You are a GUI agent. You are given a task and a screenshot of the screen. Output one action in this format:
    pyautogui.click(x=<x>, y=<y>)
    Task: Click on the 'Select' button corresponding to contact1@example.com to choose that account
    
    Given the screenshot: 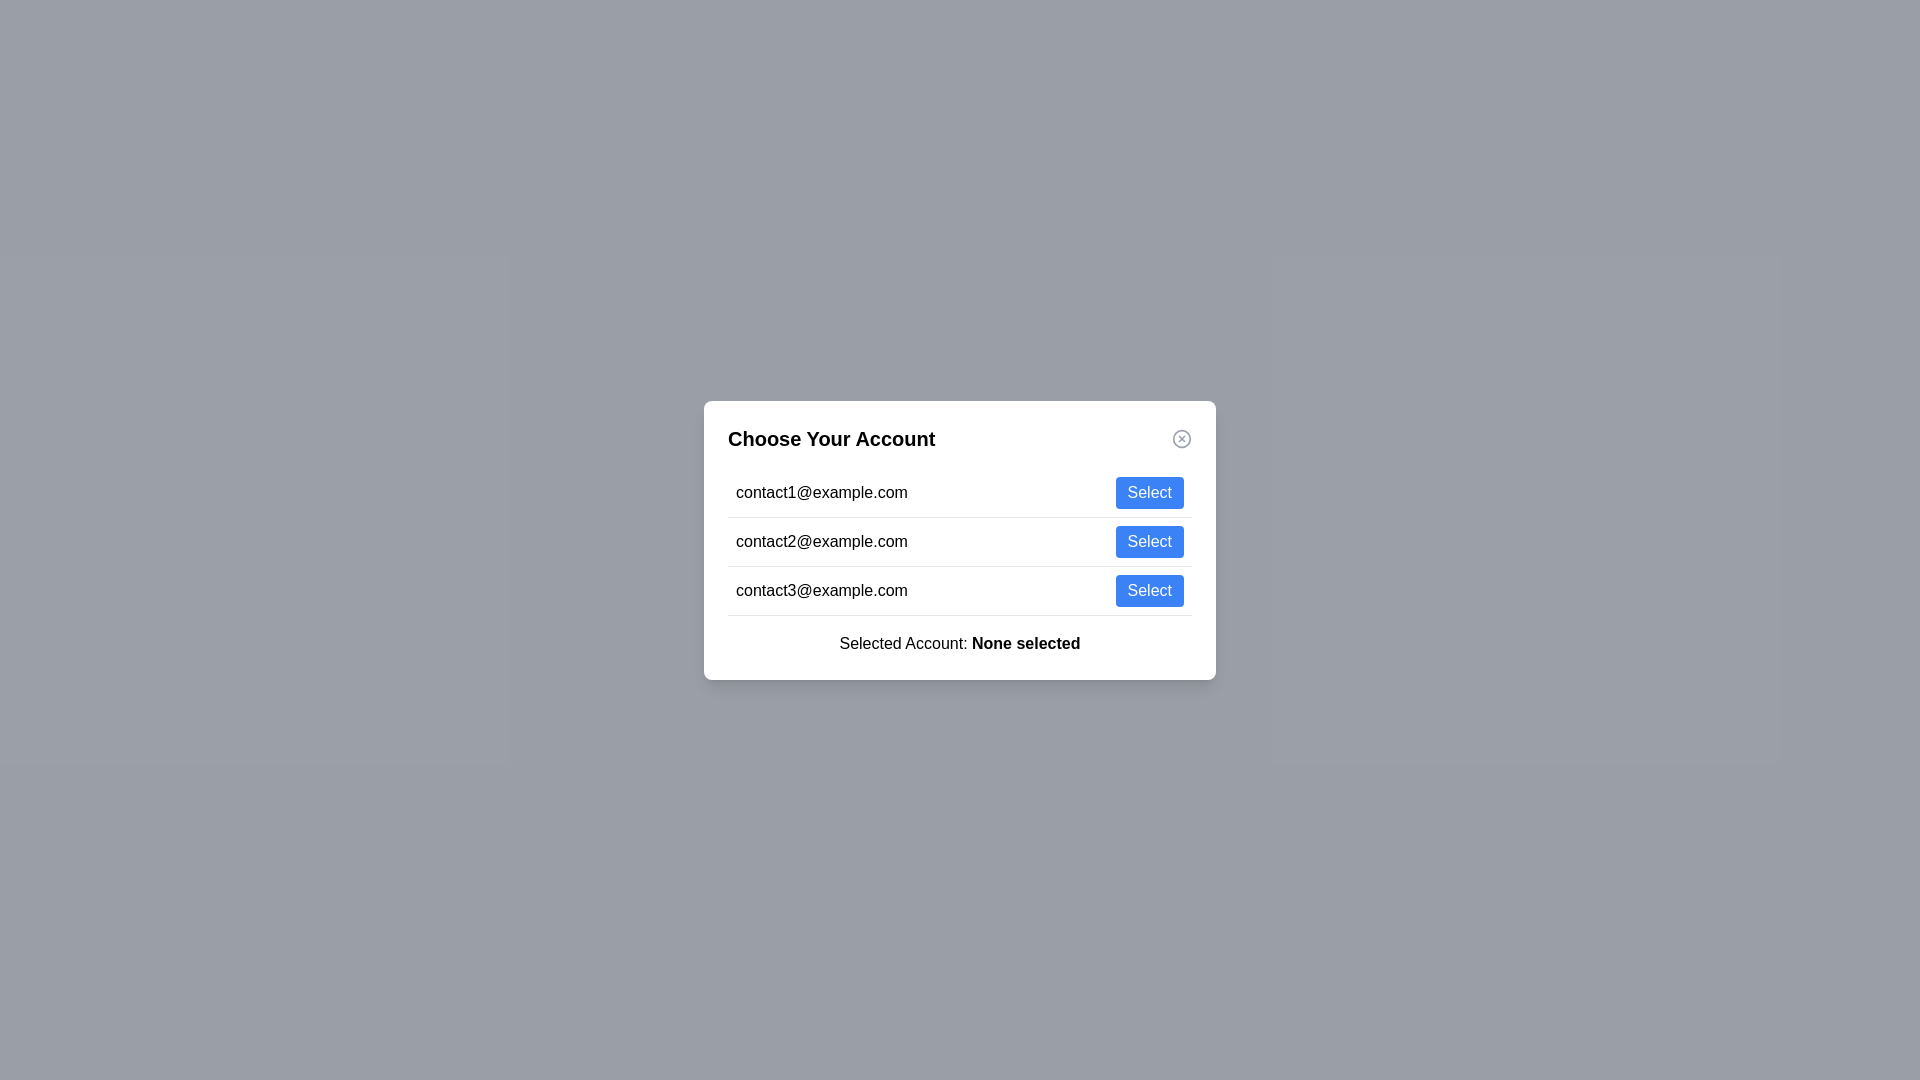 What is the action you would take?
    pyautogui.click(x=1149, y=492)
    